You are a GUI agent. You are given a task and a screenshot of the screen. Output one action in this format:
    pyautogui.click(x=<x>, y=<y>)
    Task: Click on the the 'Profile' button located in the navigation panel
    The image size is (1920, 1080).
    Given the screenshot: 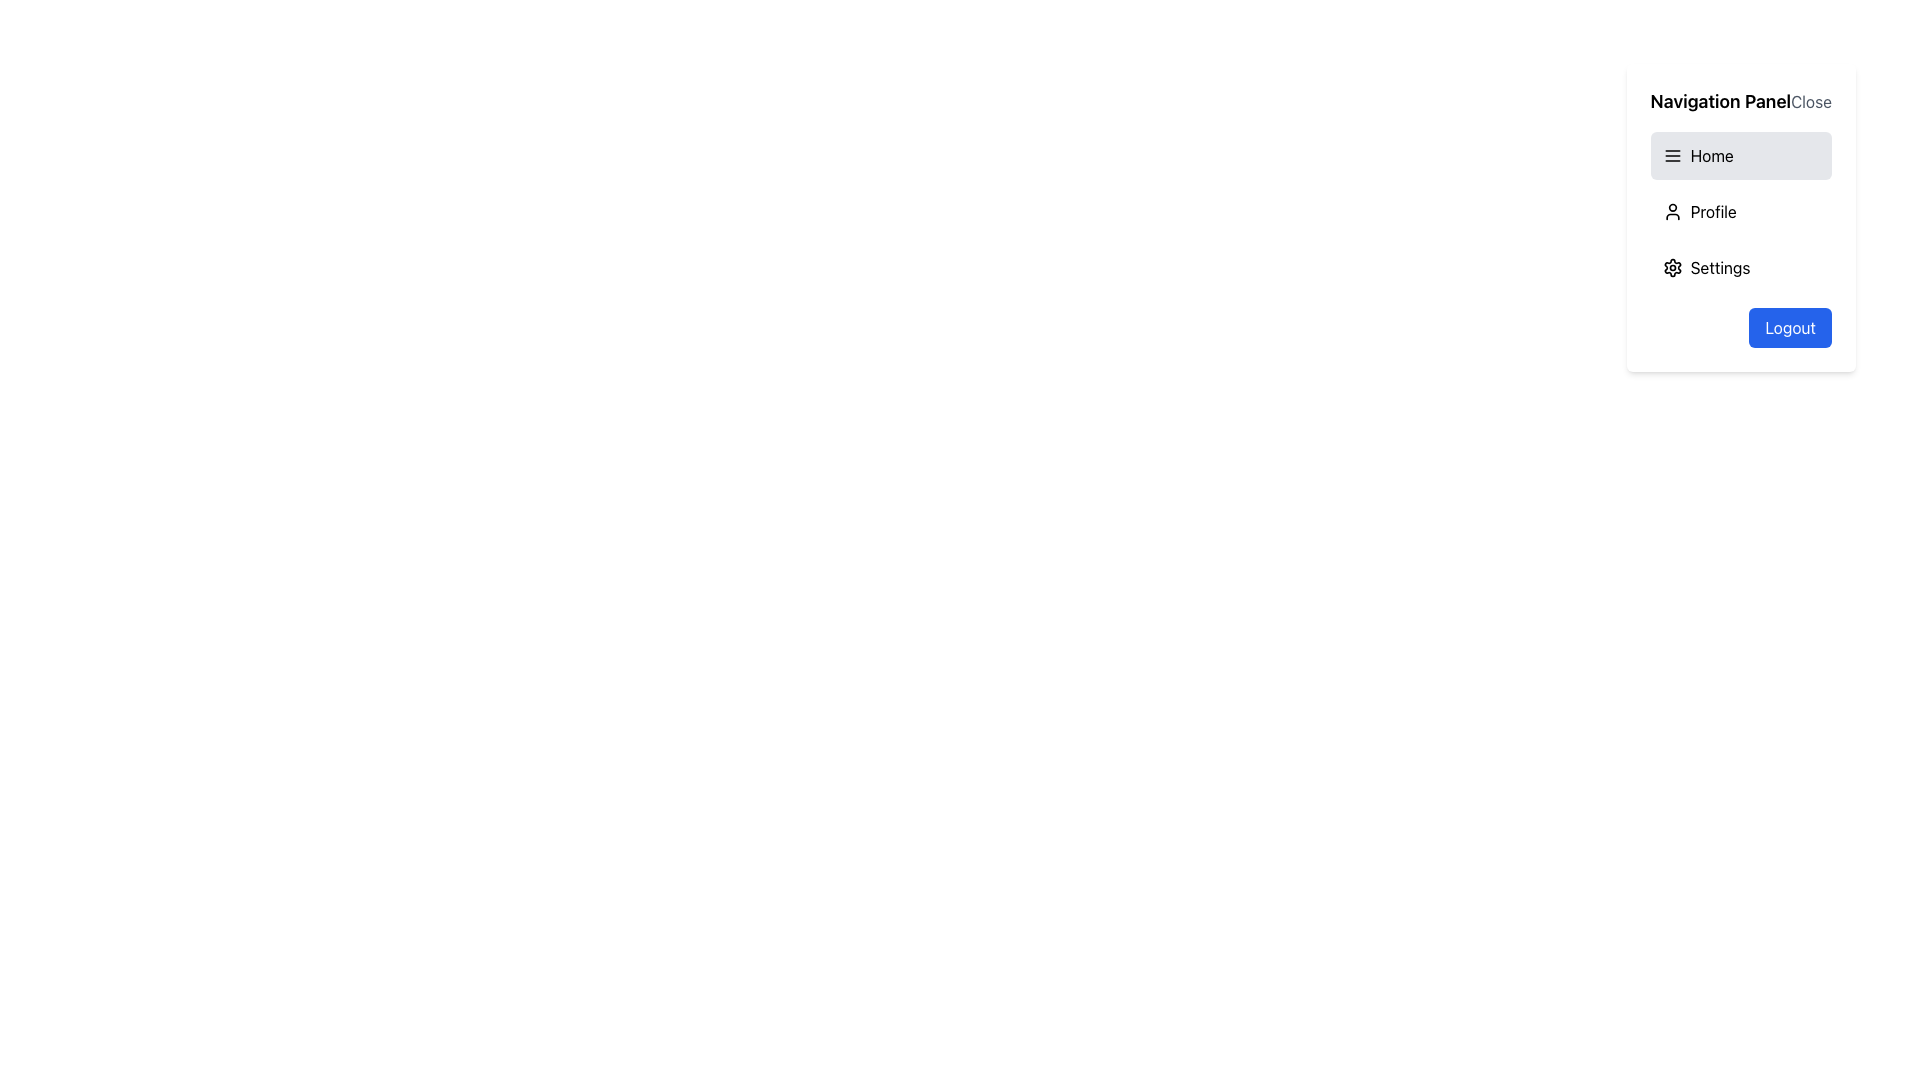 What is the action you would take?
    pyautogui.click(x=1740, y=212)
    